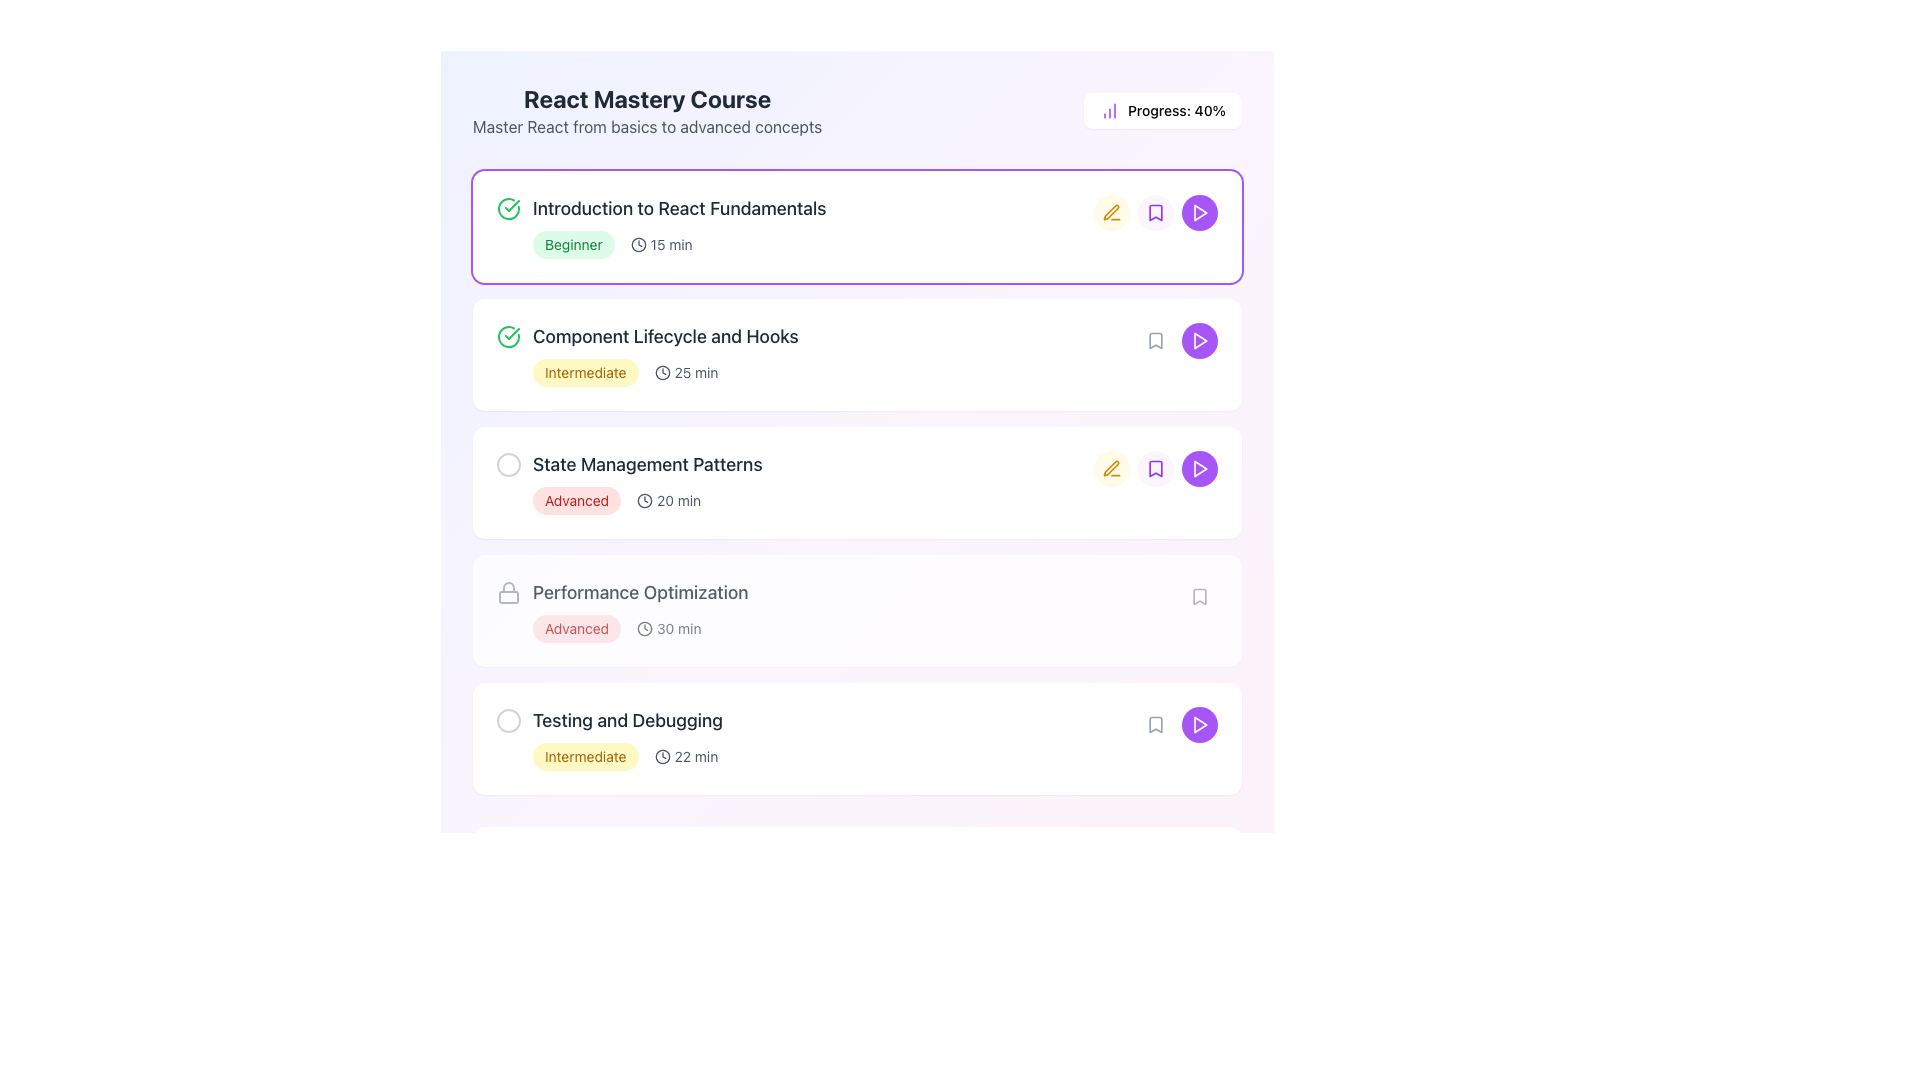 The image size is (1920, 1080). I want to click on the circular purple button with a white play icon, so click(1200, 212).